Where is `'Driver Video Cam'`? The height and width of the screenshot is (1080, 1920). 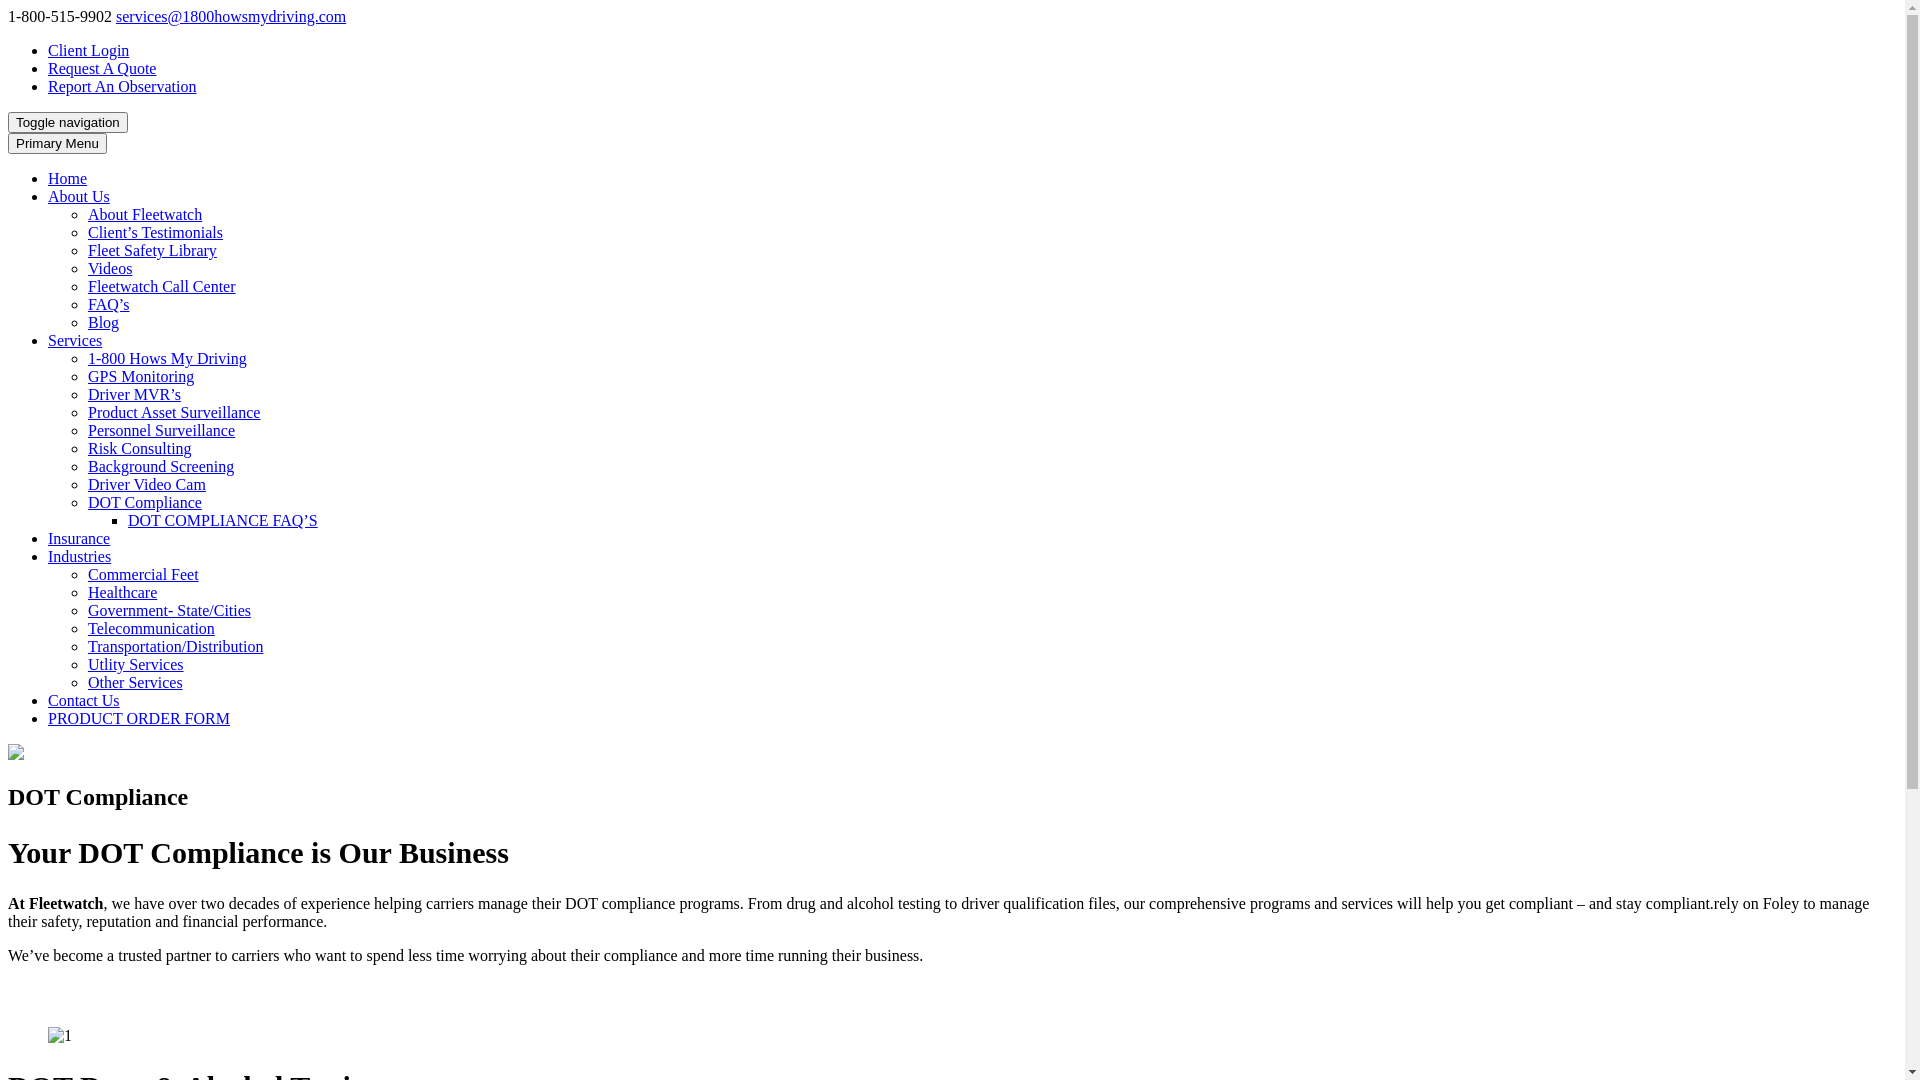
'Driver Video Cam' is located at coordinates (146, 484).